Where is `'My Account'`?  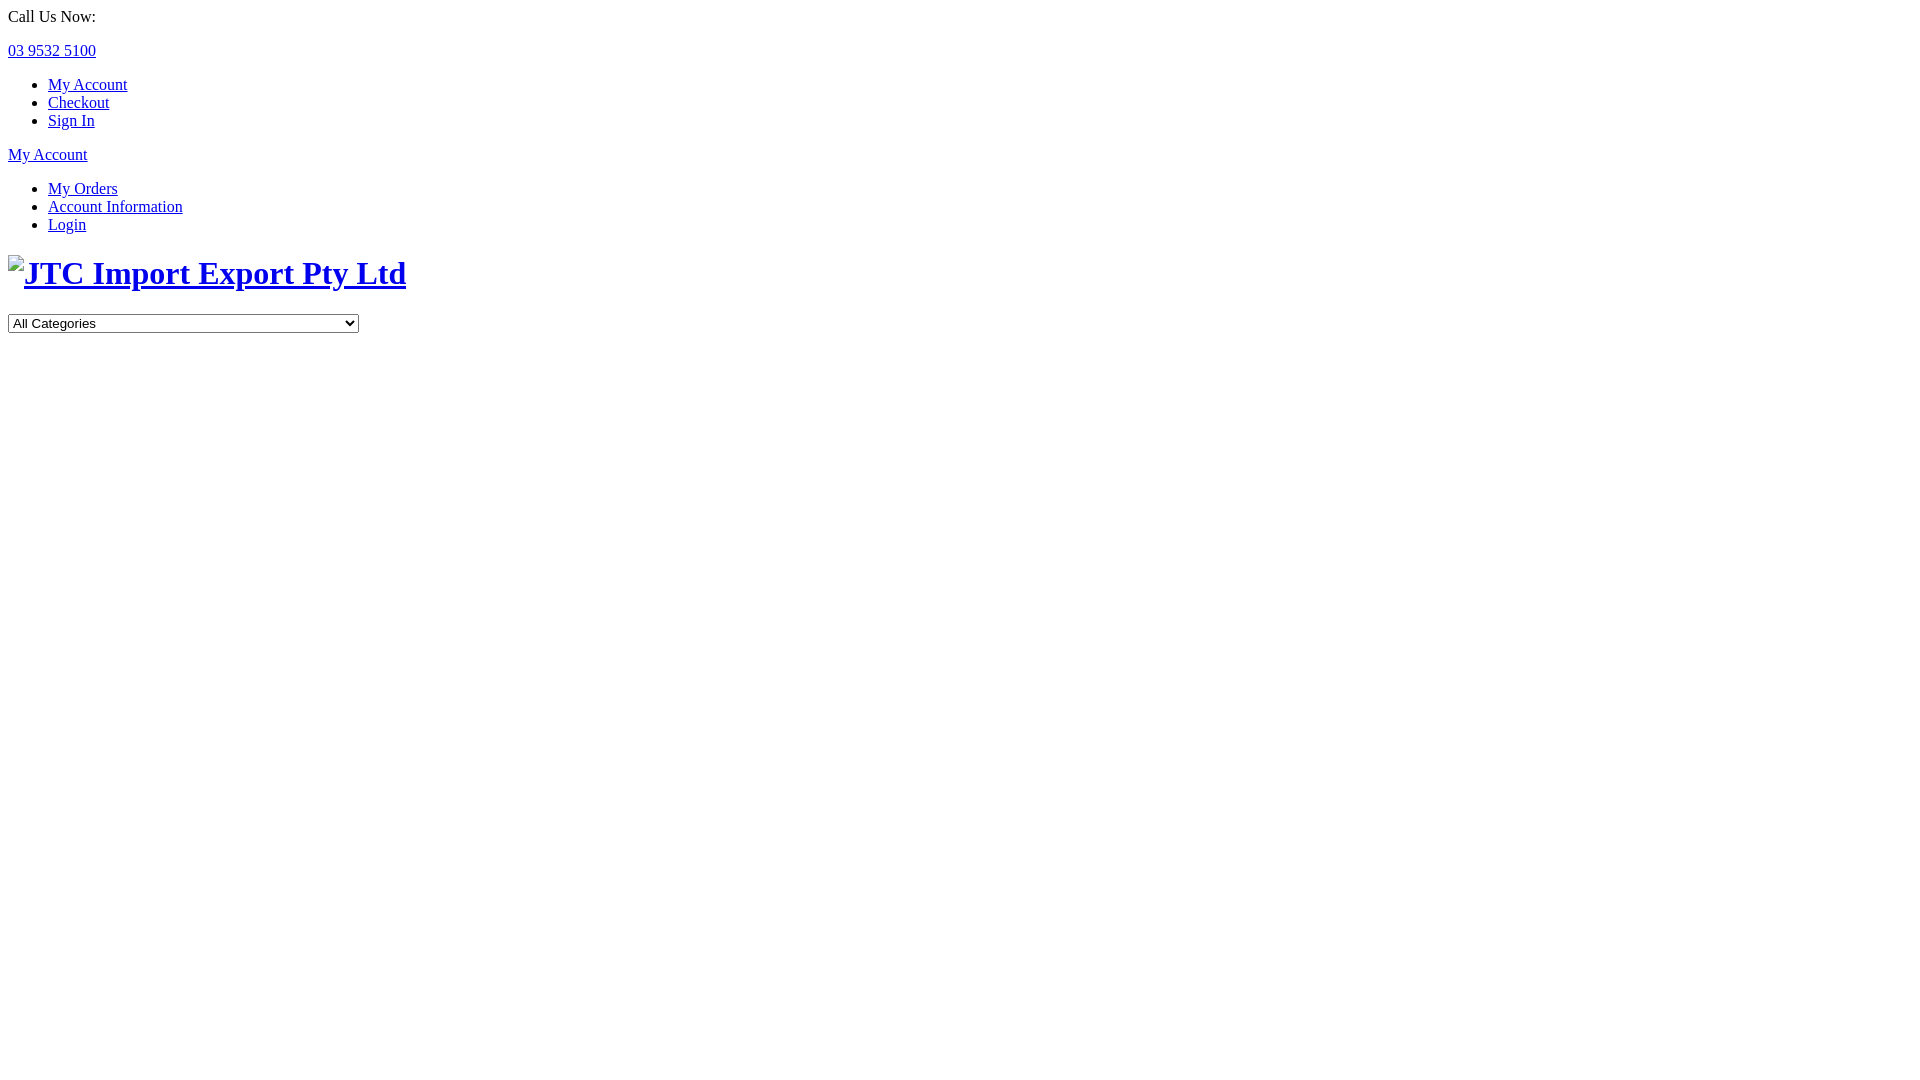
'My Account' is located at coordinates (48, 83).